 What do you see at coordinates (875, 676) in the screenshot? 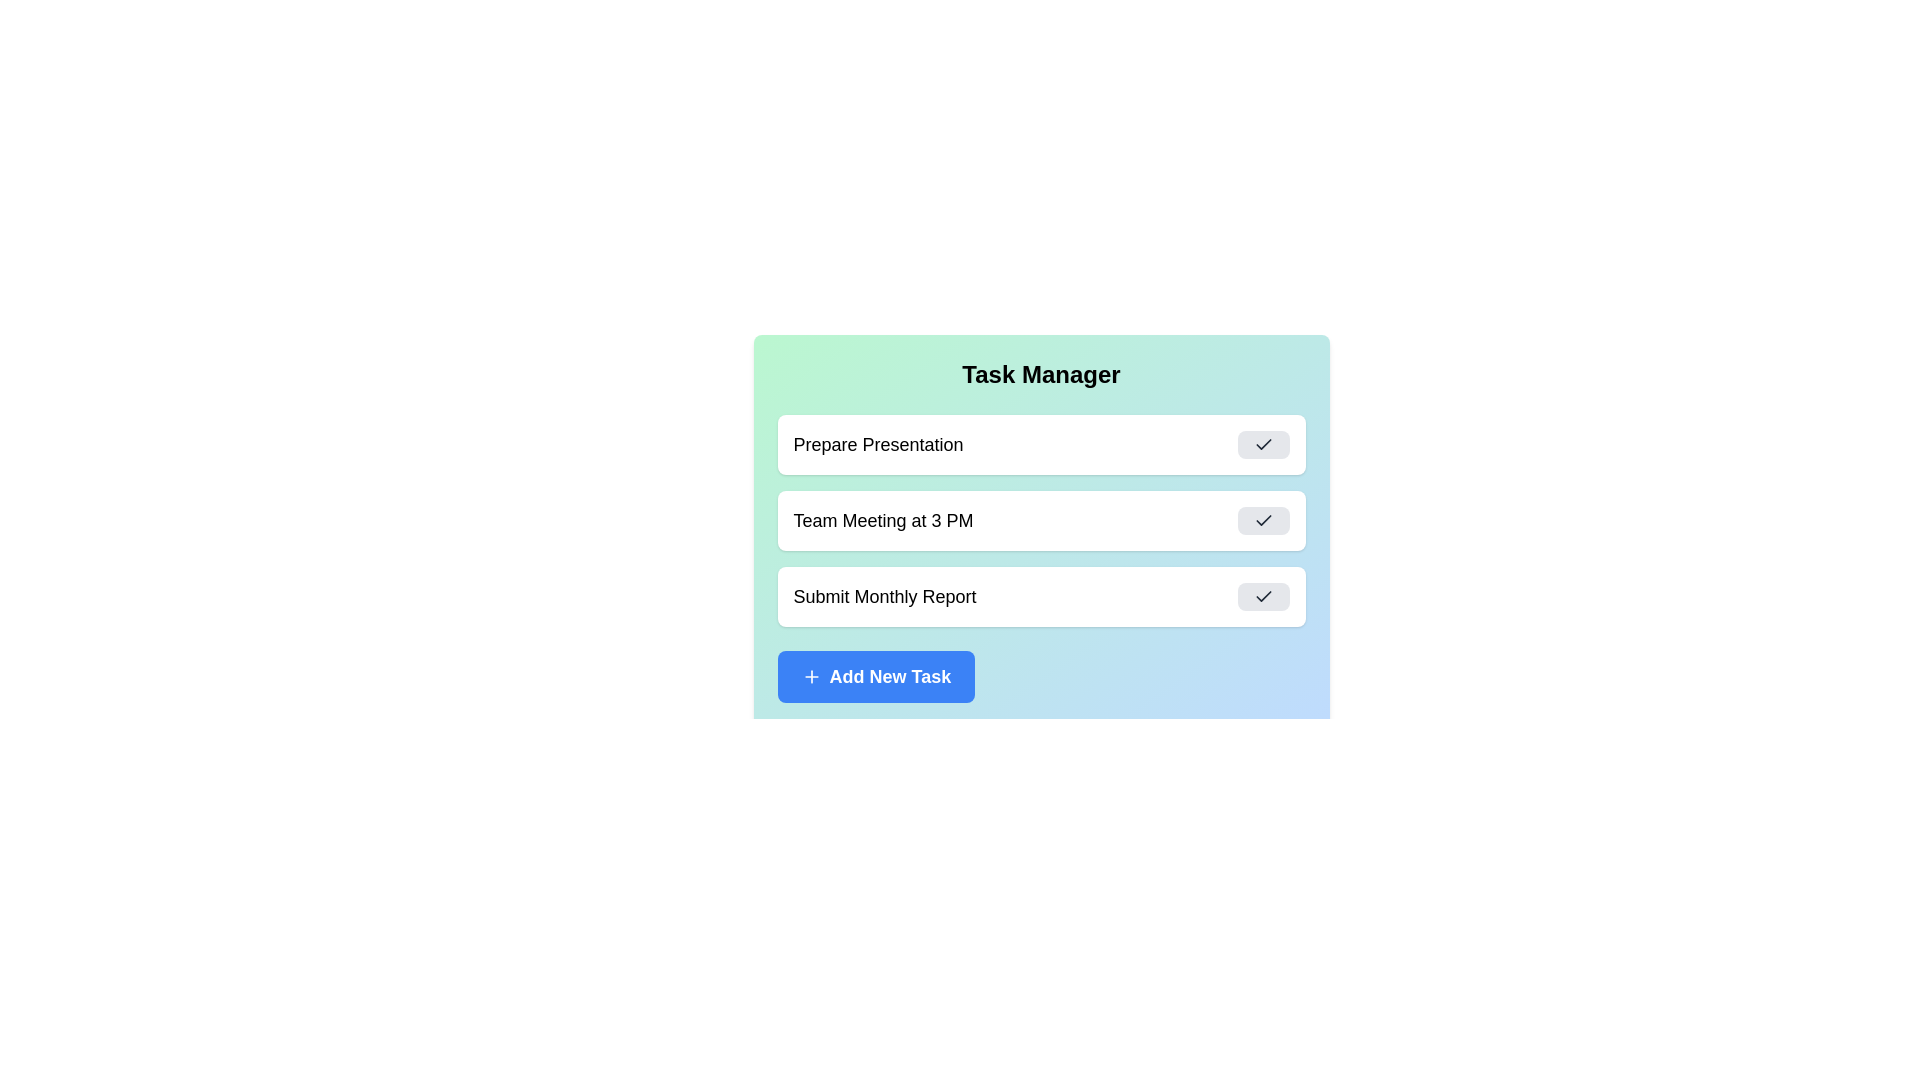
I see `the 'Add New Task' button` at bounding box center [875, 676].